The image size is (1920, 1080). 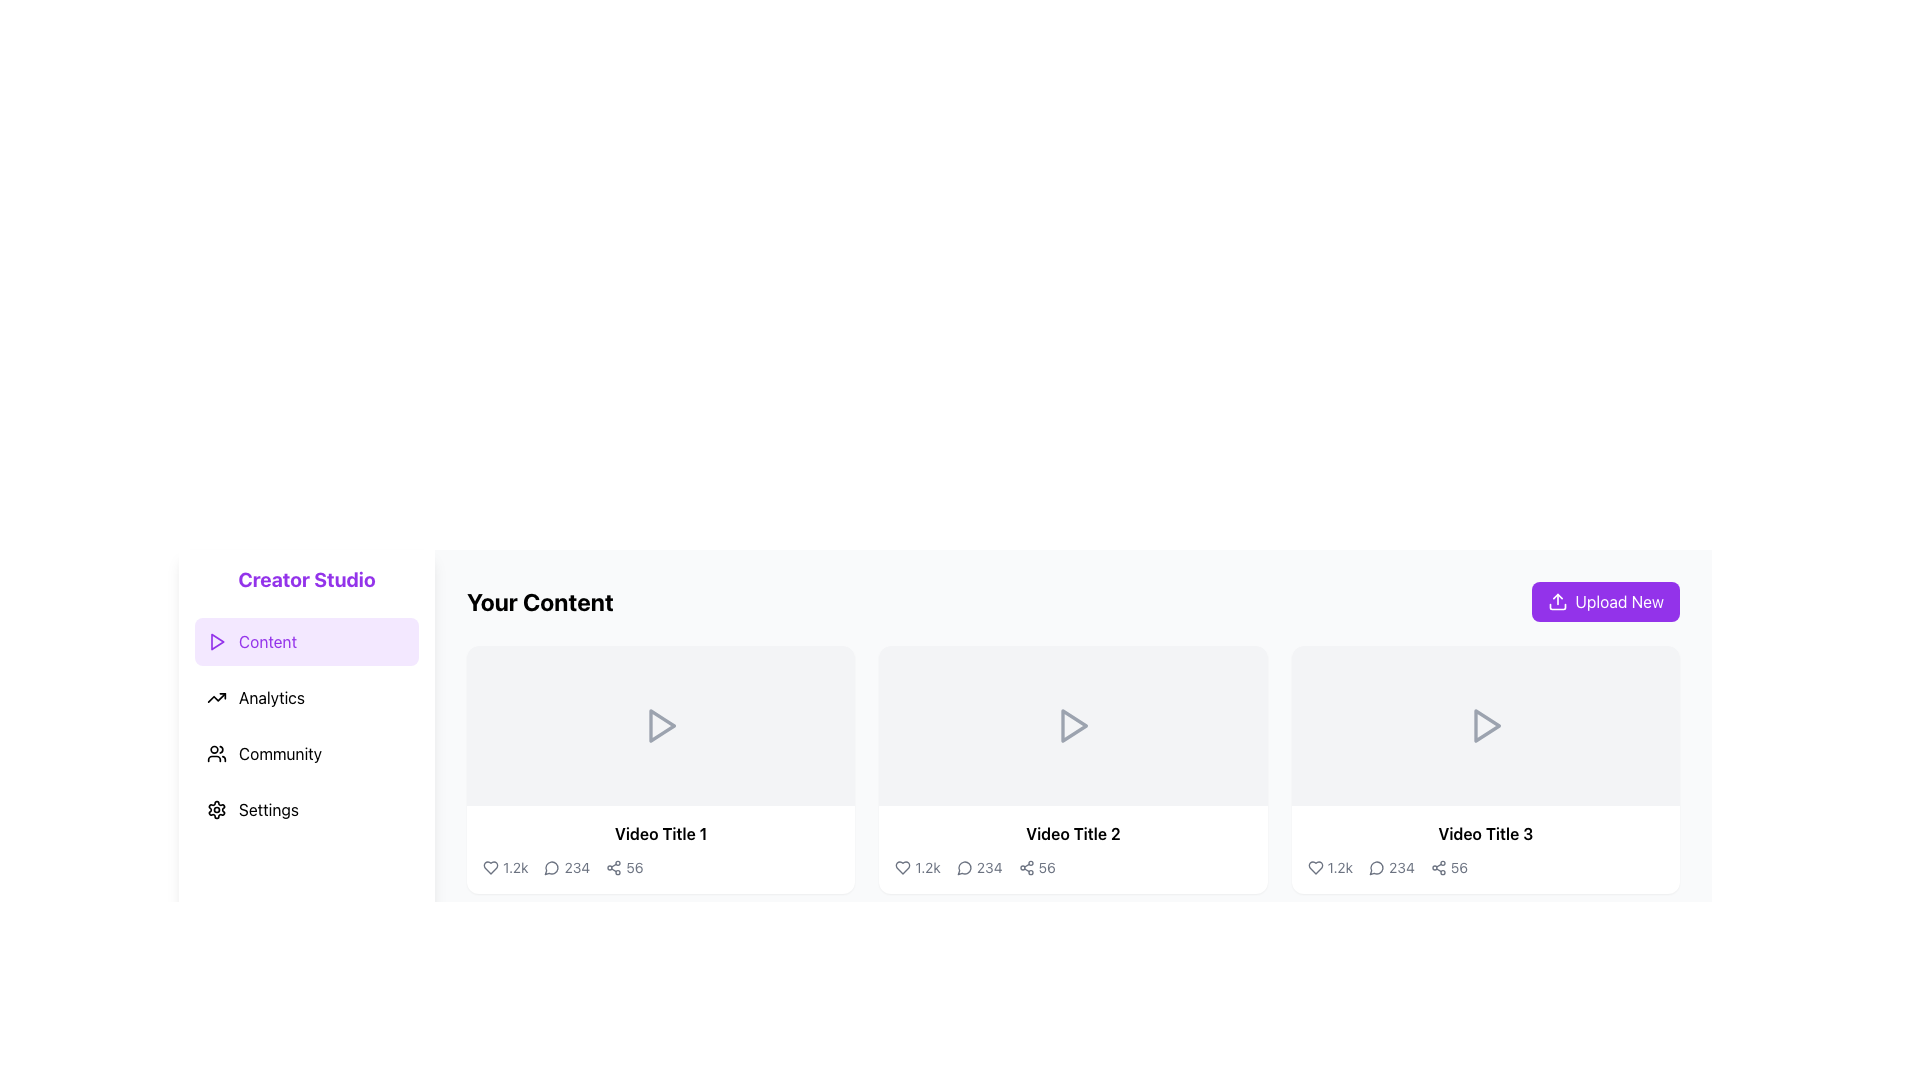 What do you see at coordinates (306, 697) in the screenshot?
I see `the 'Analytics' button located below the 'Content' button and above the 'Community' button in the navigation section` at bounding box center [306, 697].